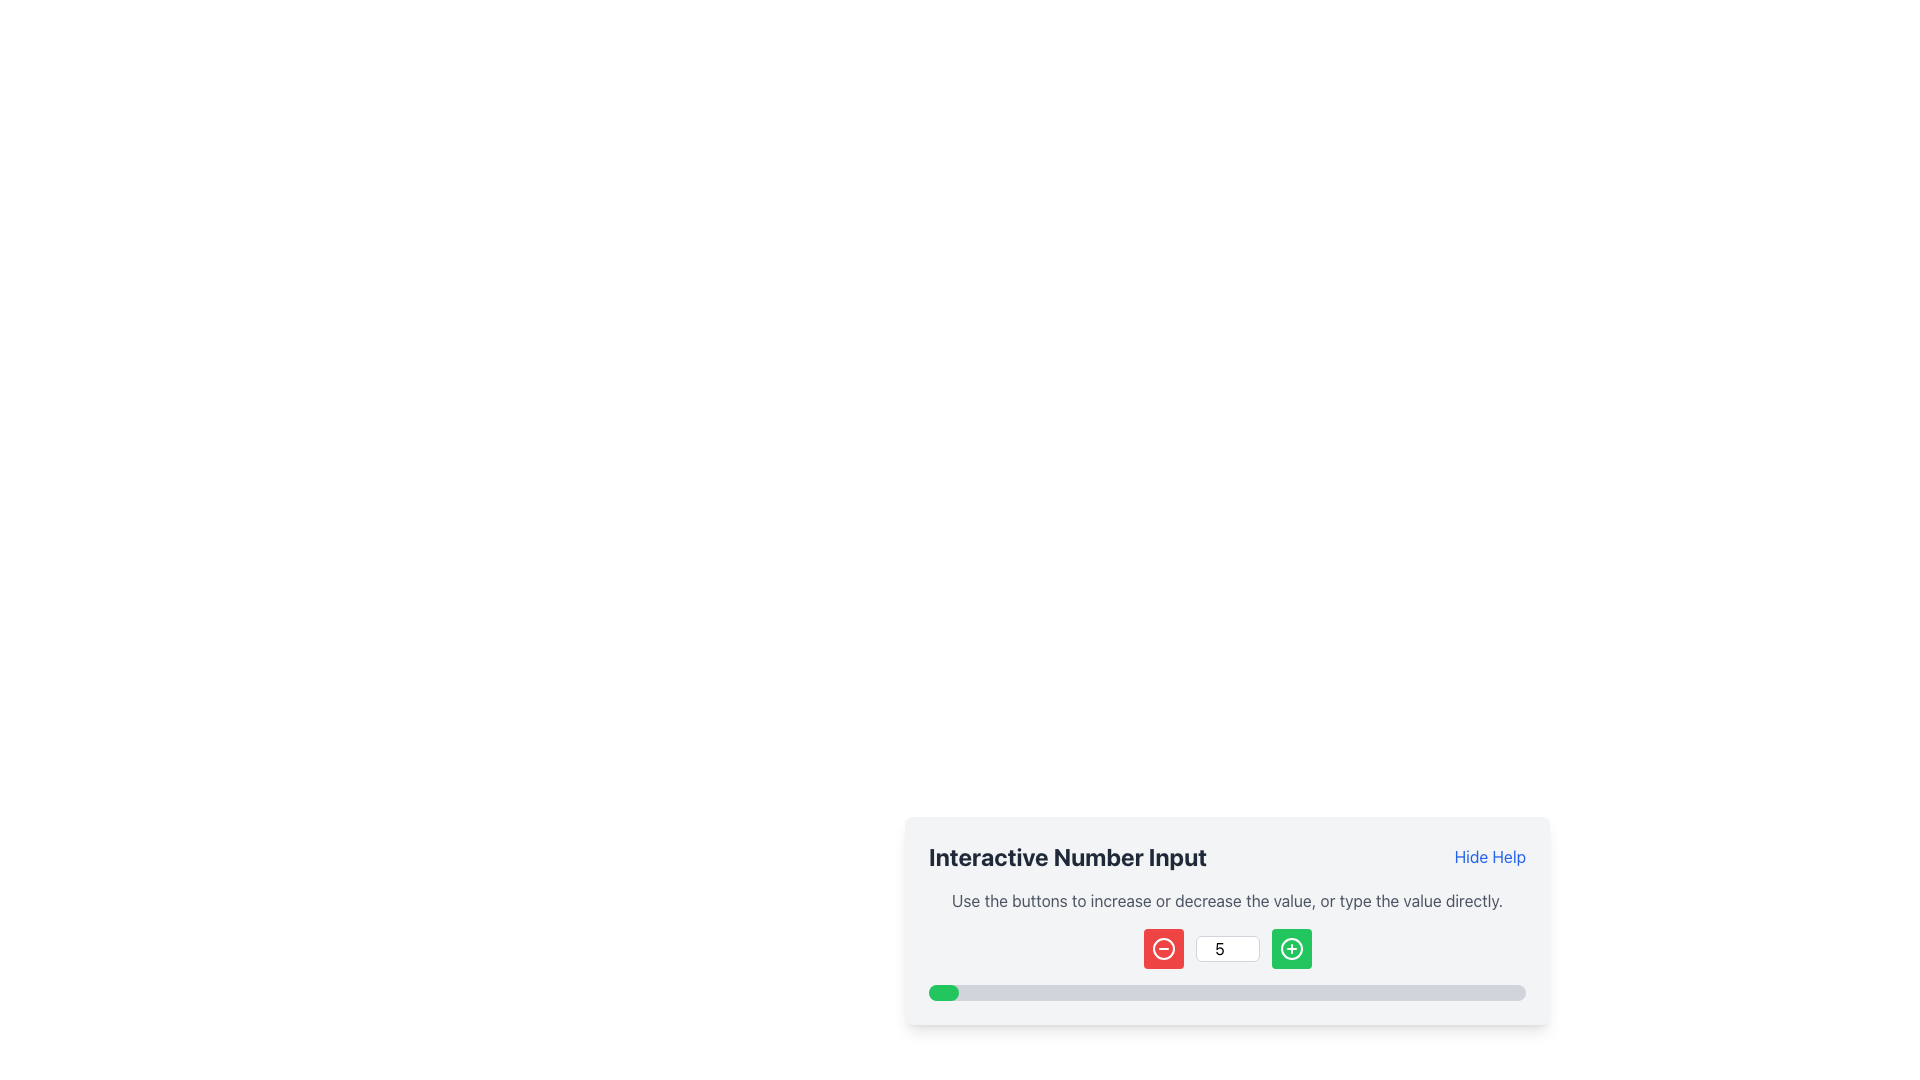  Describe the element at coordinates (1226, 992) in the screenshot. I see `the horizontal progress bar located at the bottom of the 'Interactive Number Input' feature, which has a gray background and a green-filled portion indicating completion` at that location.